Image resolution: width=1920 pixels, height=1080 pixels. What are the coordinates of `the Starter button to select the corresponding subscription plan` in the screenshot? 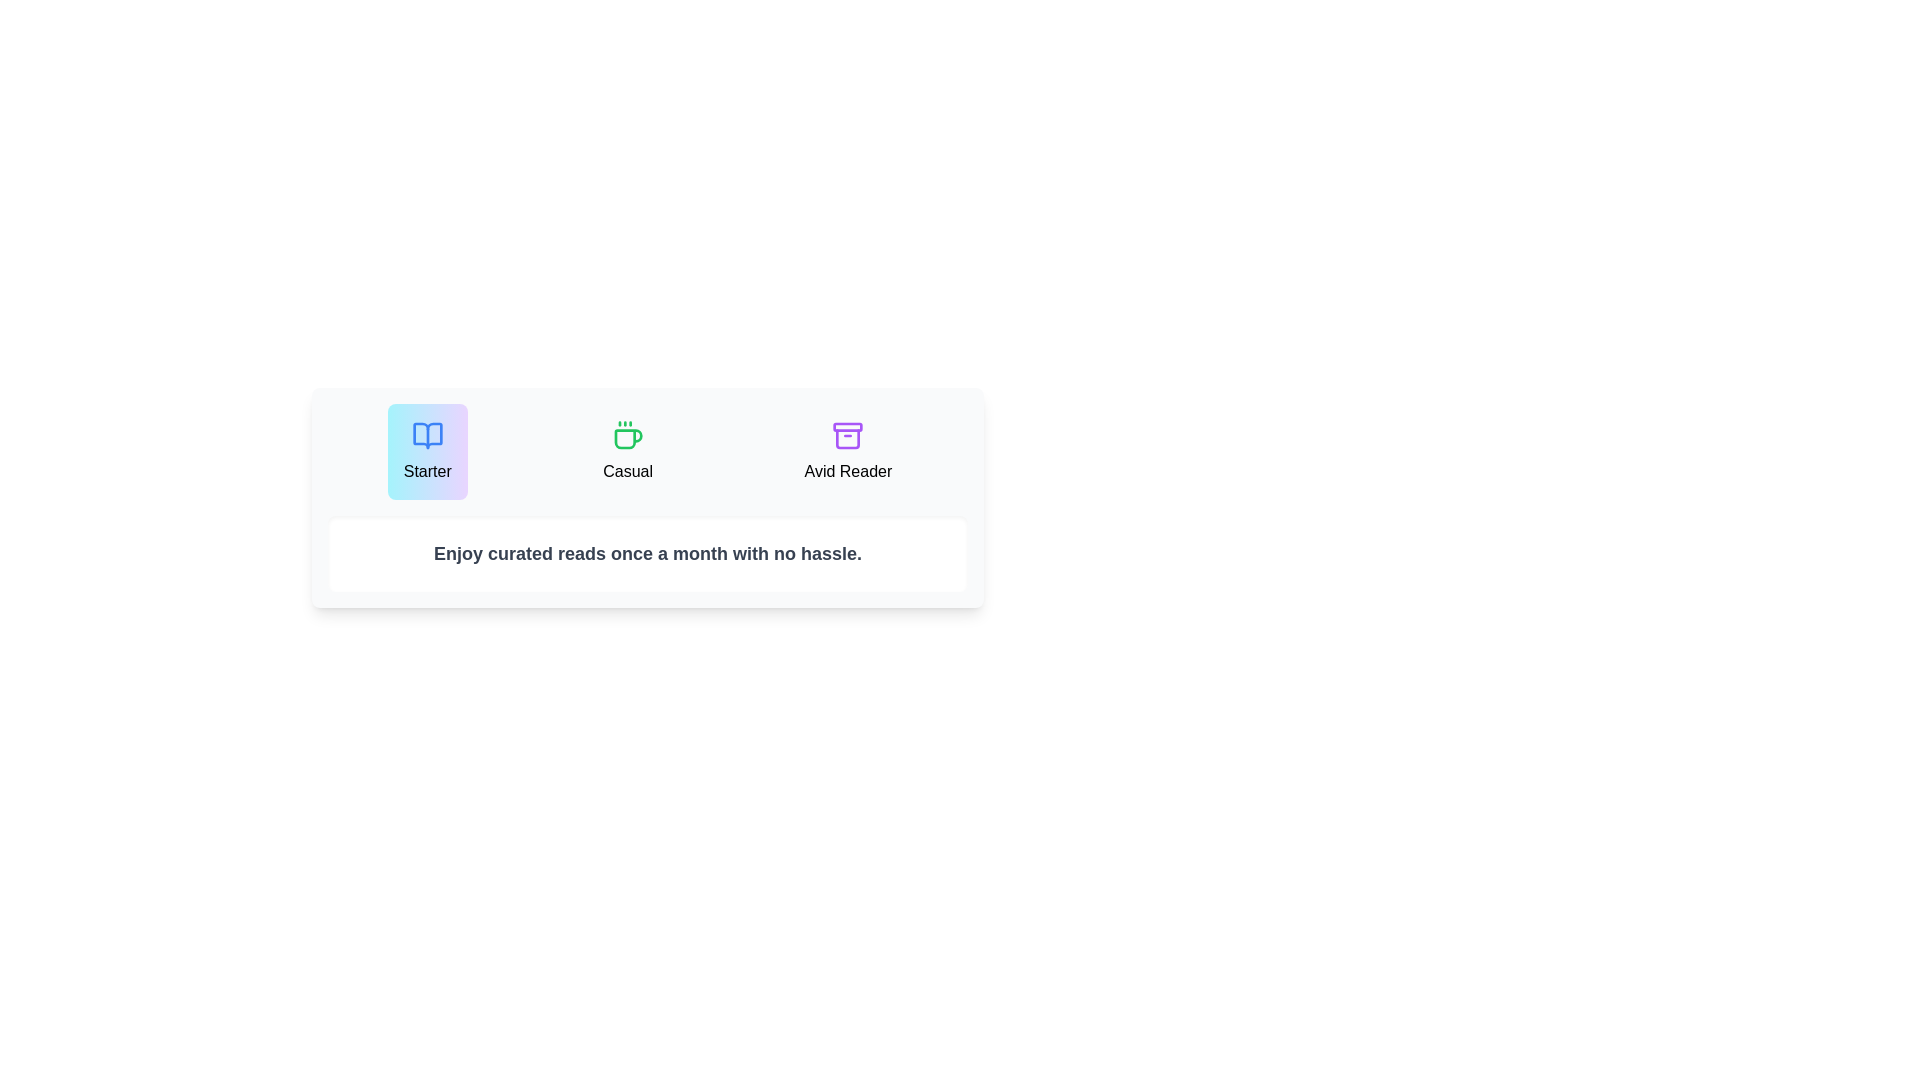 It's located at (426, 451).